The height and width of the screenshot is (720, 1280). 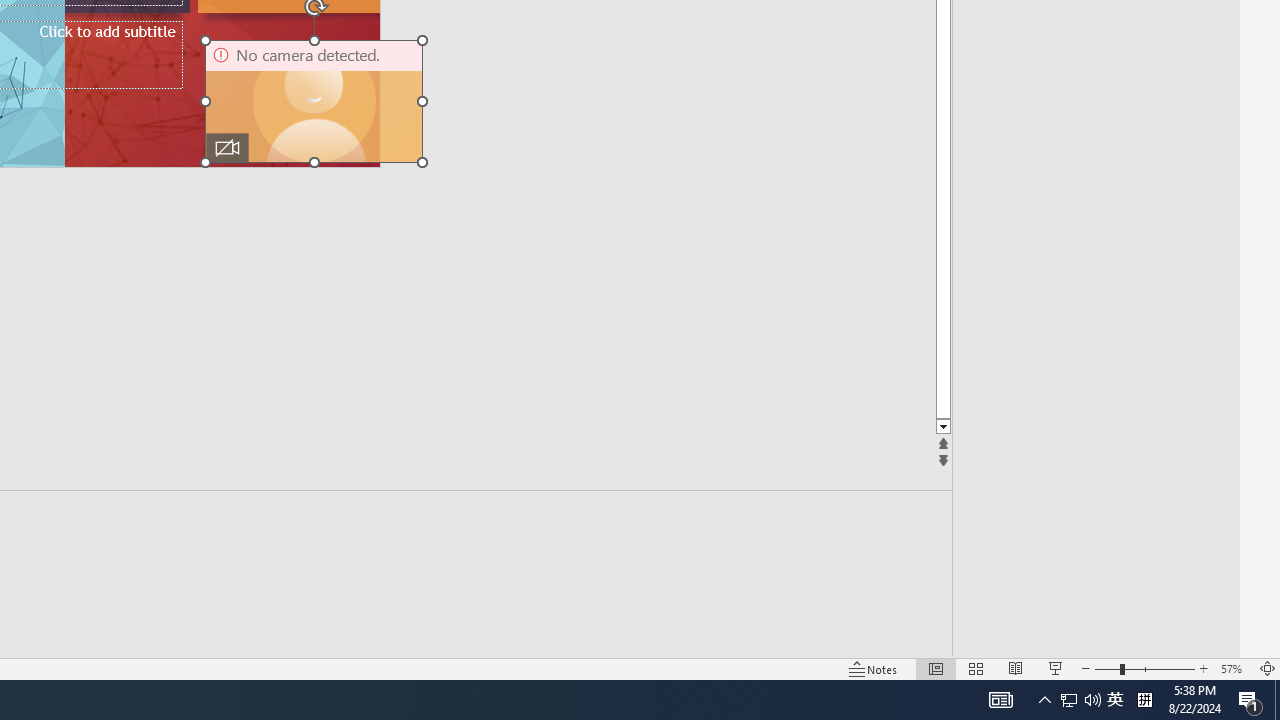 I want to click on 'Camera 11, No camera detected.', so click(x=313, y=101).